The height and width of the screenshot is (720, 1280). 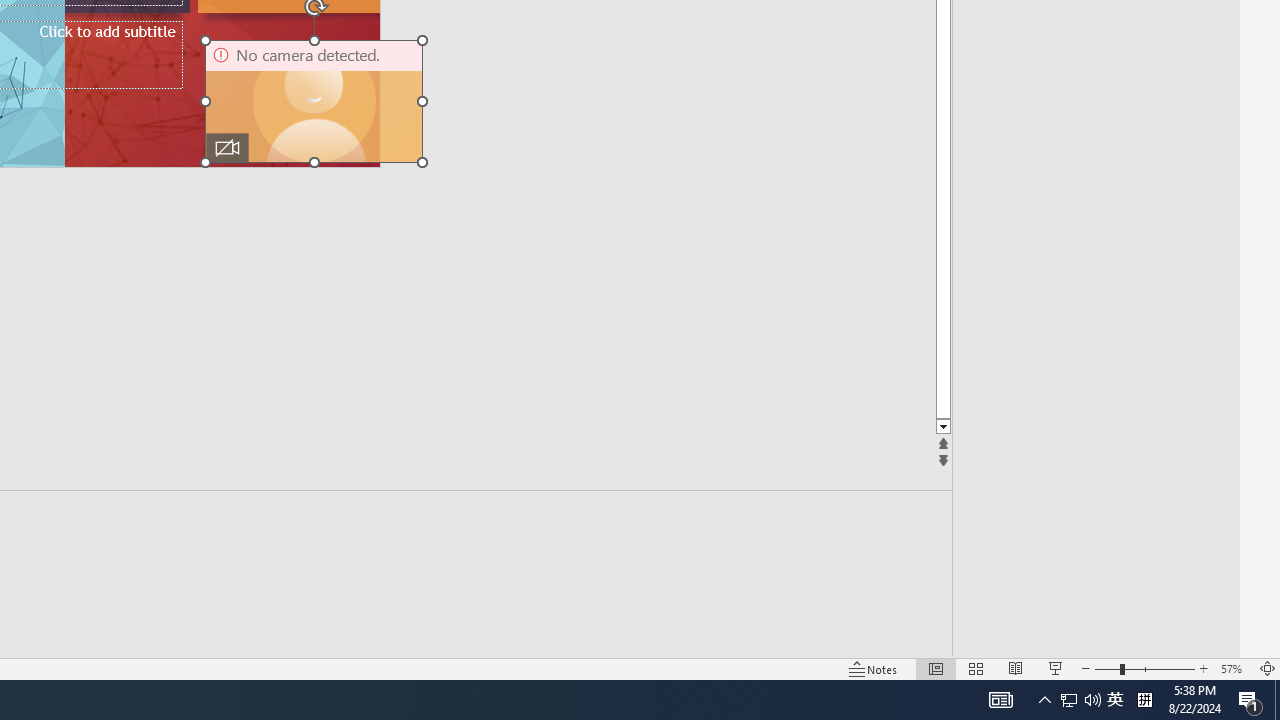 I want to click on 'Camera 11, No camera detected.', so click(x=313, y=101).